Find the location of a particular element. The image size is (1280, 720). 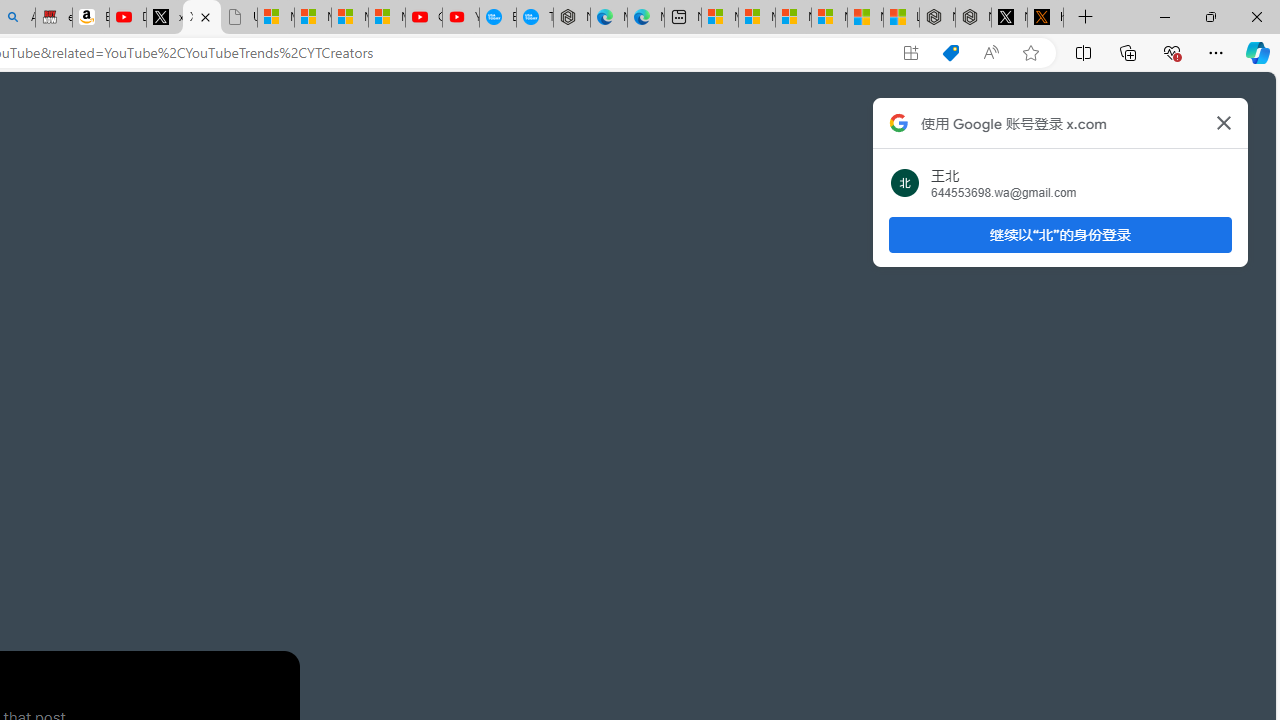

'Untitled' is located at coordinates (239, 17).